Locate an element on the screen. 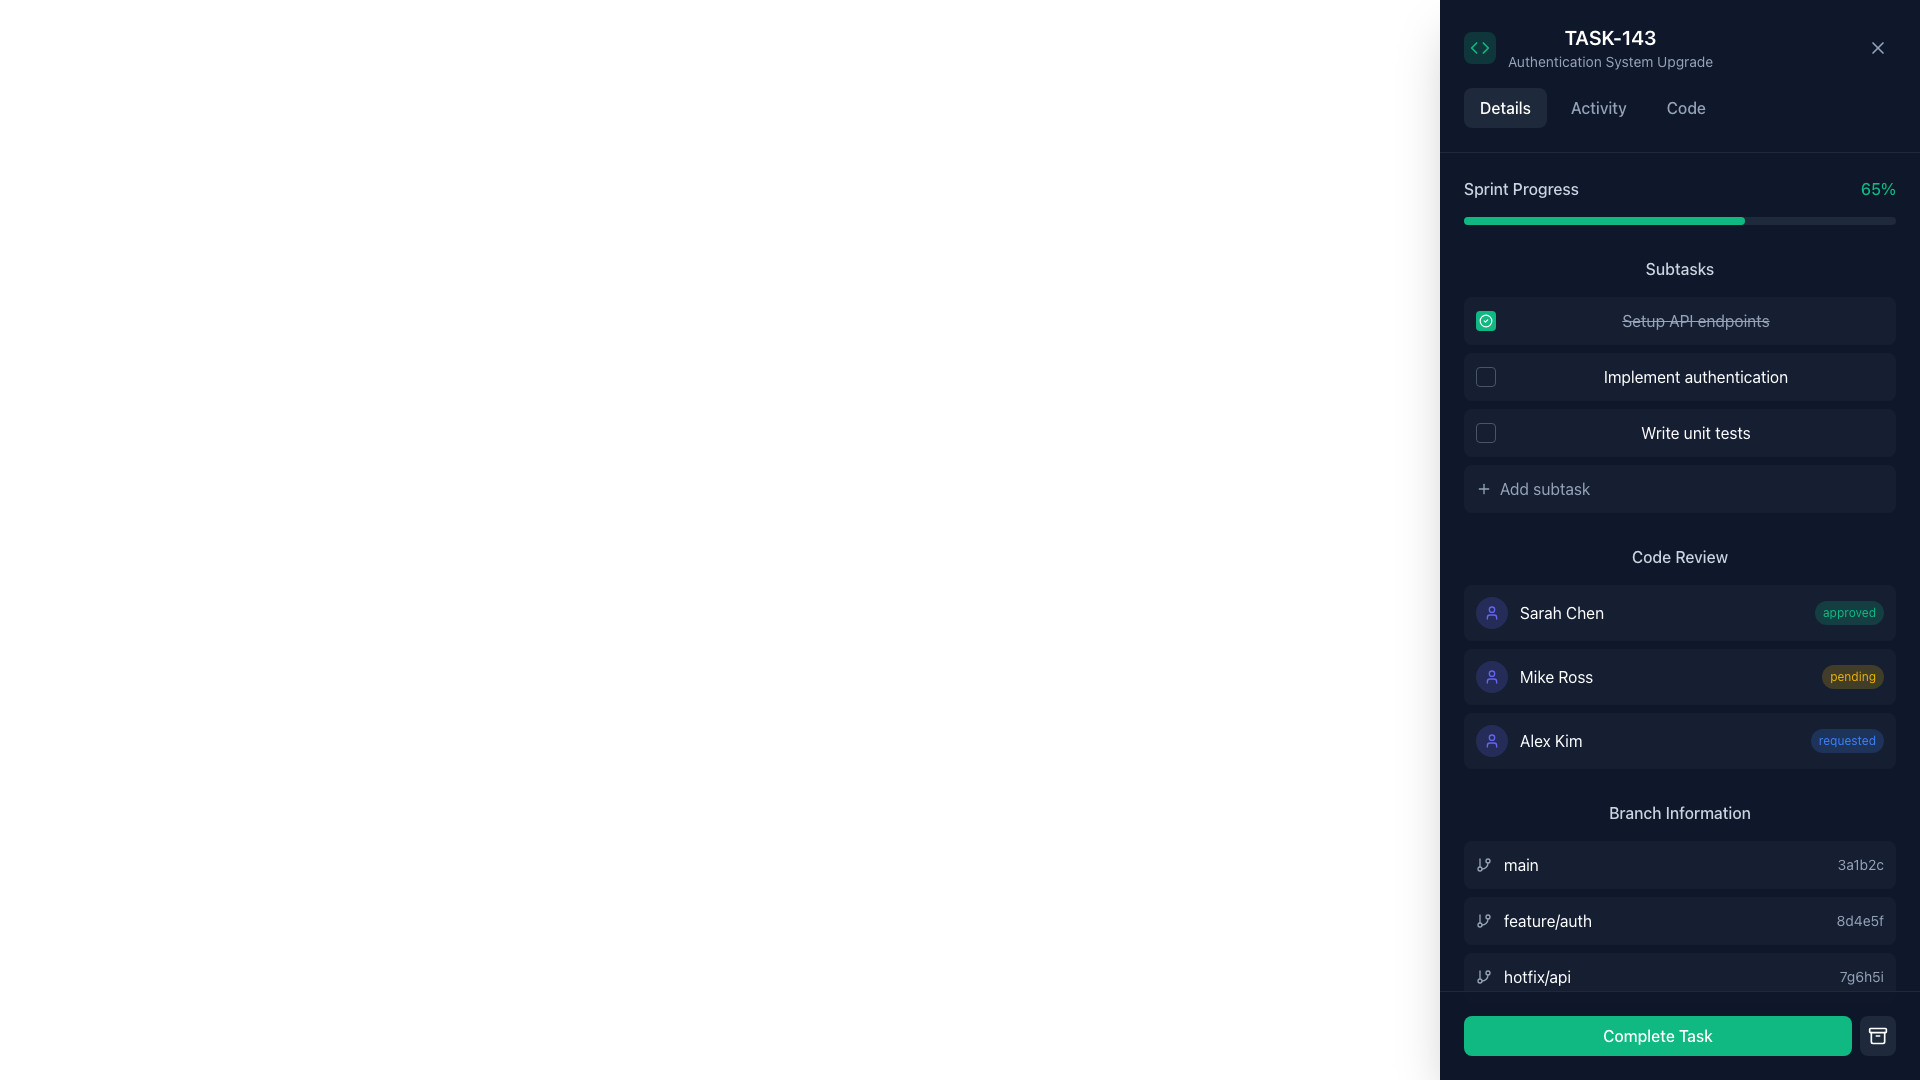  the subtask list item with a checkbox and text is located at coordinates (1680, 377).